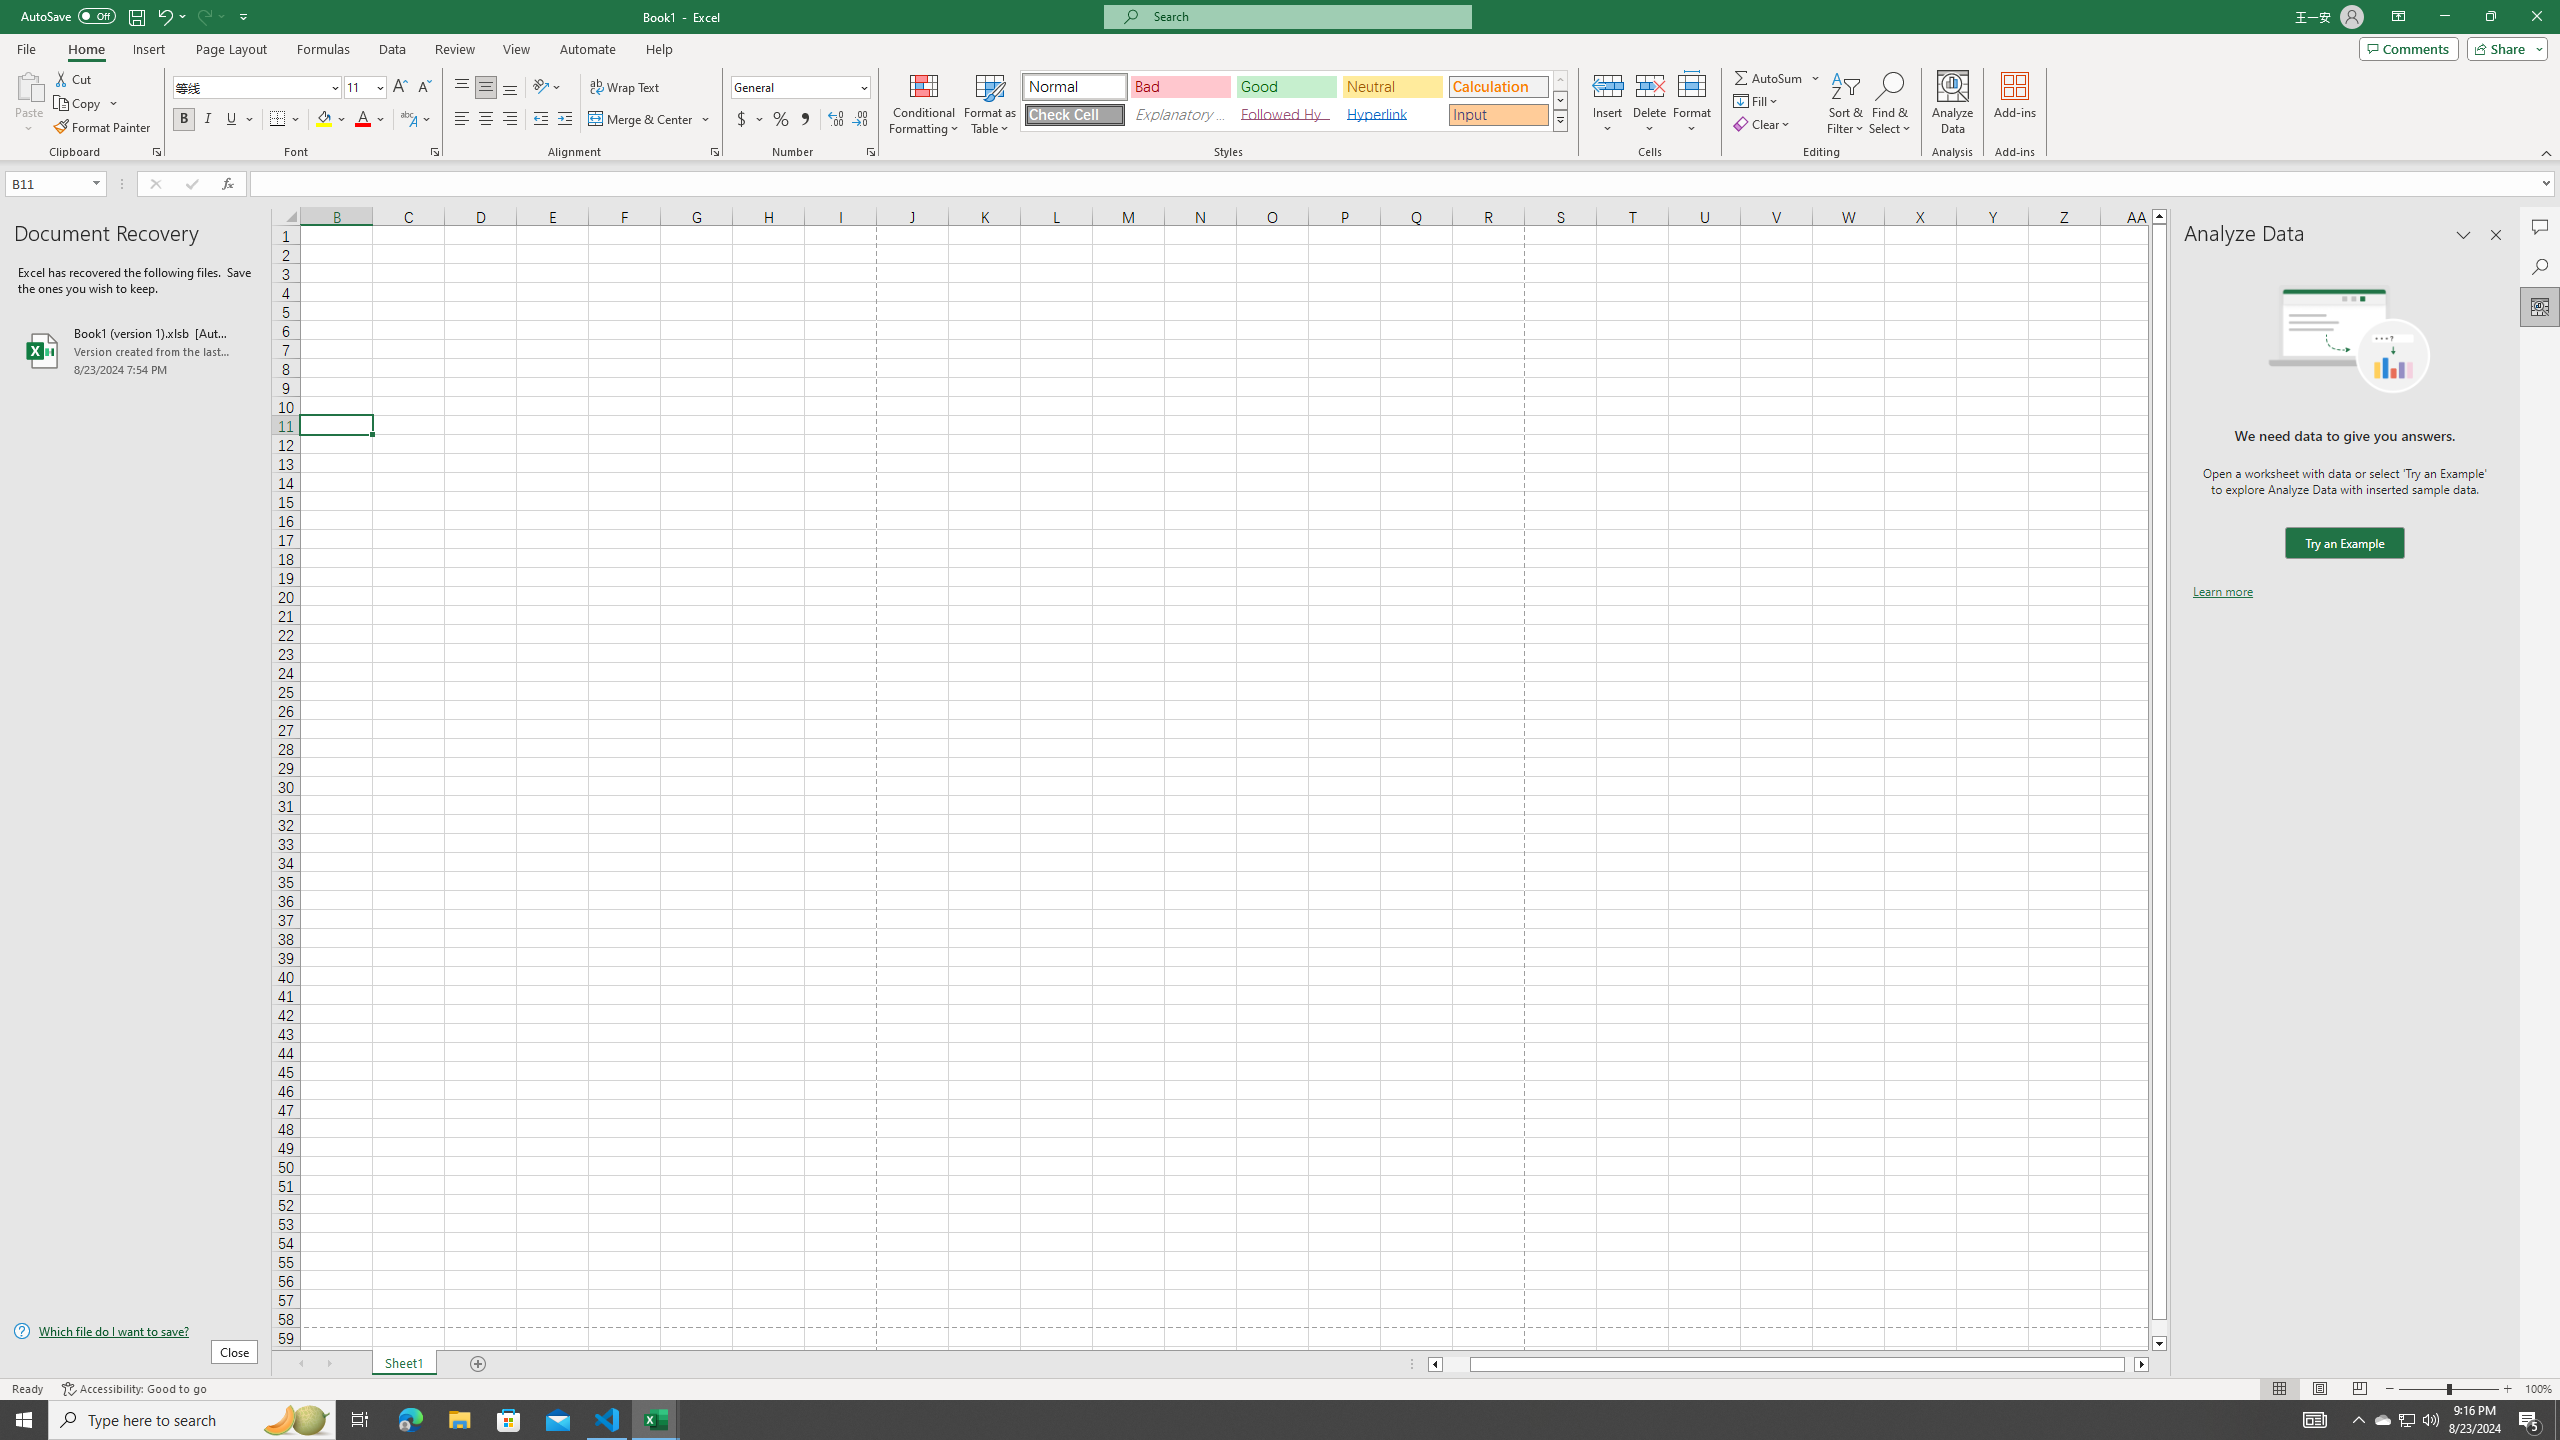 This screenshot has height=1440, width=2560. Describe the element at coordinates (399, 87) in the screenshot. I see `'Increase Font Size'` at that location.